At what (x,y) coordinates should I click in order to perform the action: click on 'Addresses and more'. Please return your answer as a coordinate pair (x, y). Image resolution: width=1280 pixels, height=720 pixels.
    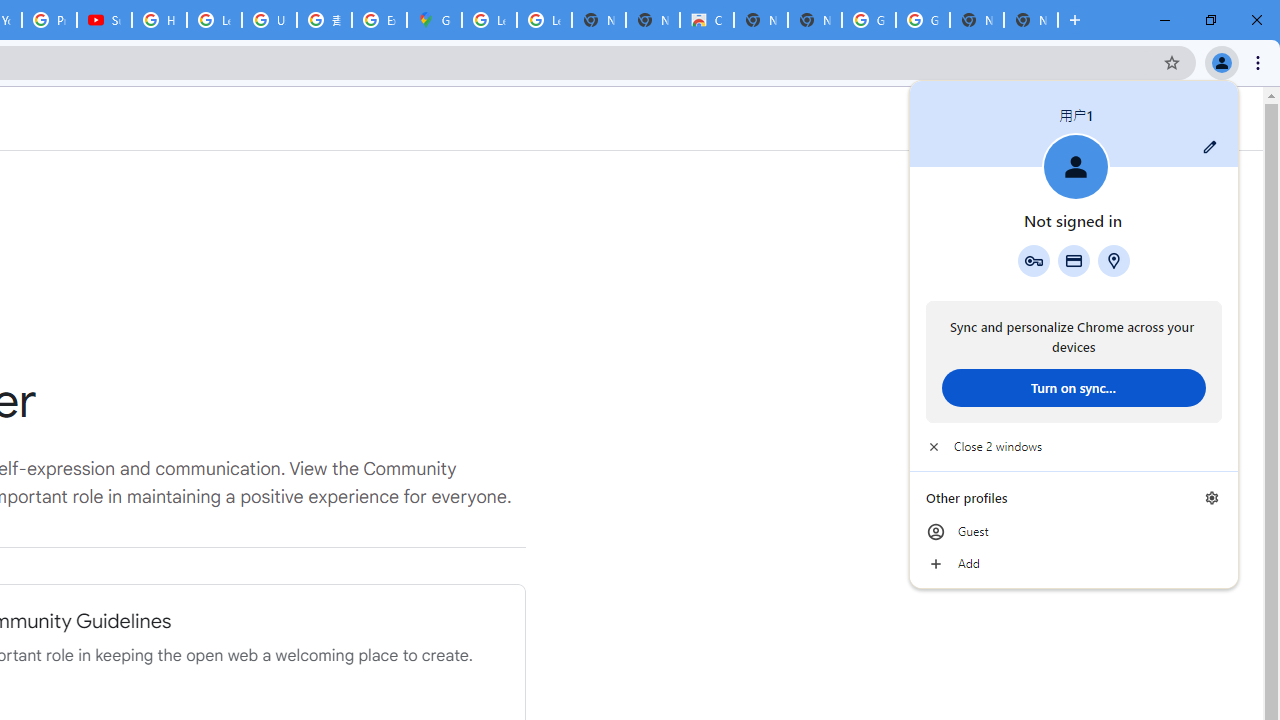
    Looking at the image, I should click on (1113, 260).